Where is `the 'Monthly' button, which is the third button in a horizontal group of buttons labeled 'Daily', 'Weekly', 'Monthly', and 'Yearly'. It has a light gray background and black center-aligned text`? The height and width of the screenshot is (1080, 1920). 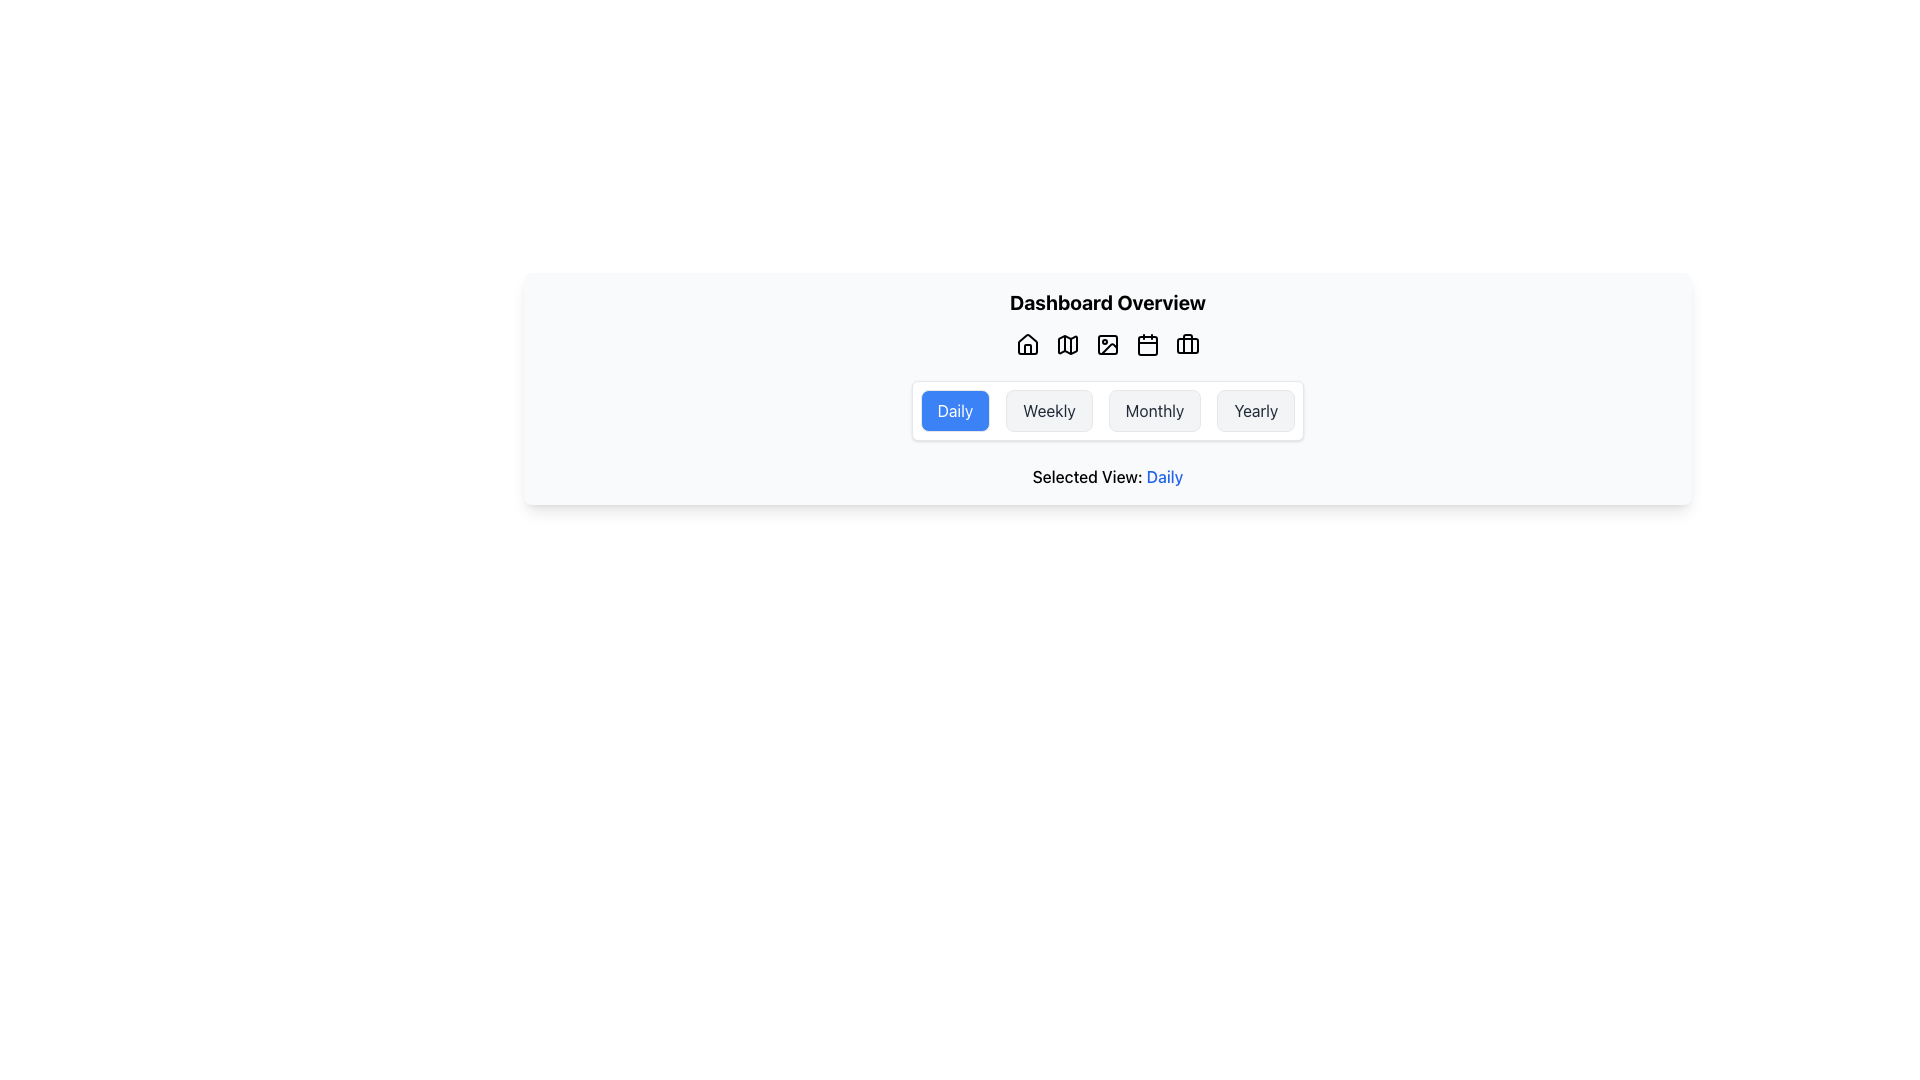 the 'Monthly' button, which is the third button in a horizontal group of buttons labeled 'Daily', 'Weekly', 'Monthly', and 'Yearly'. It has a light gray background and black center-aligned text is located at coordinates (1155, 410).